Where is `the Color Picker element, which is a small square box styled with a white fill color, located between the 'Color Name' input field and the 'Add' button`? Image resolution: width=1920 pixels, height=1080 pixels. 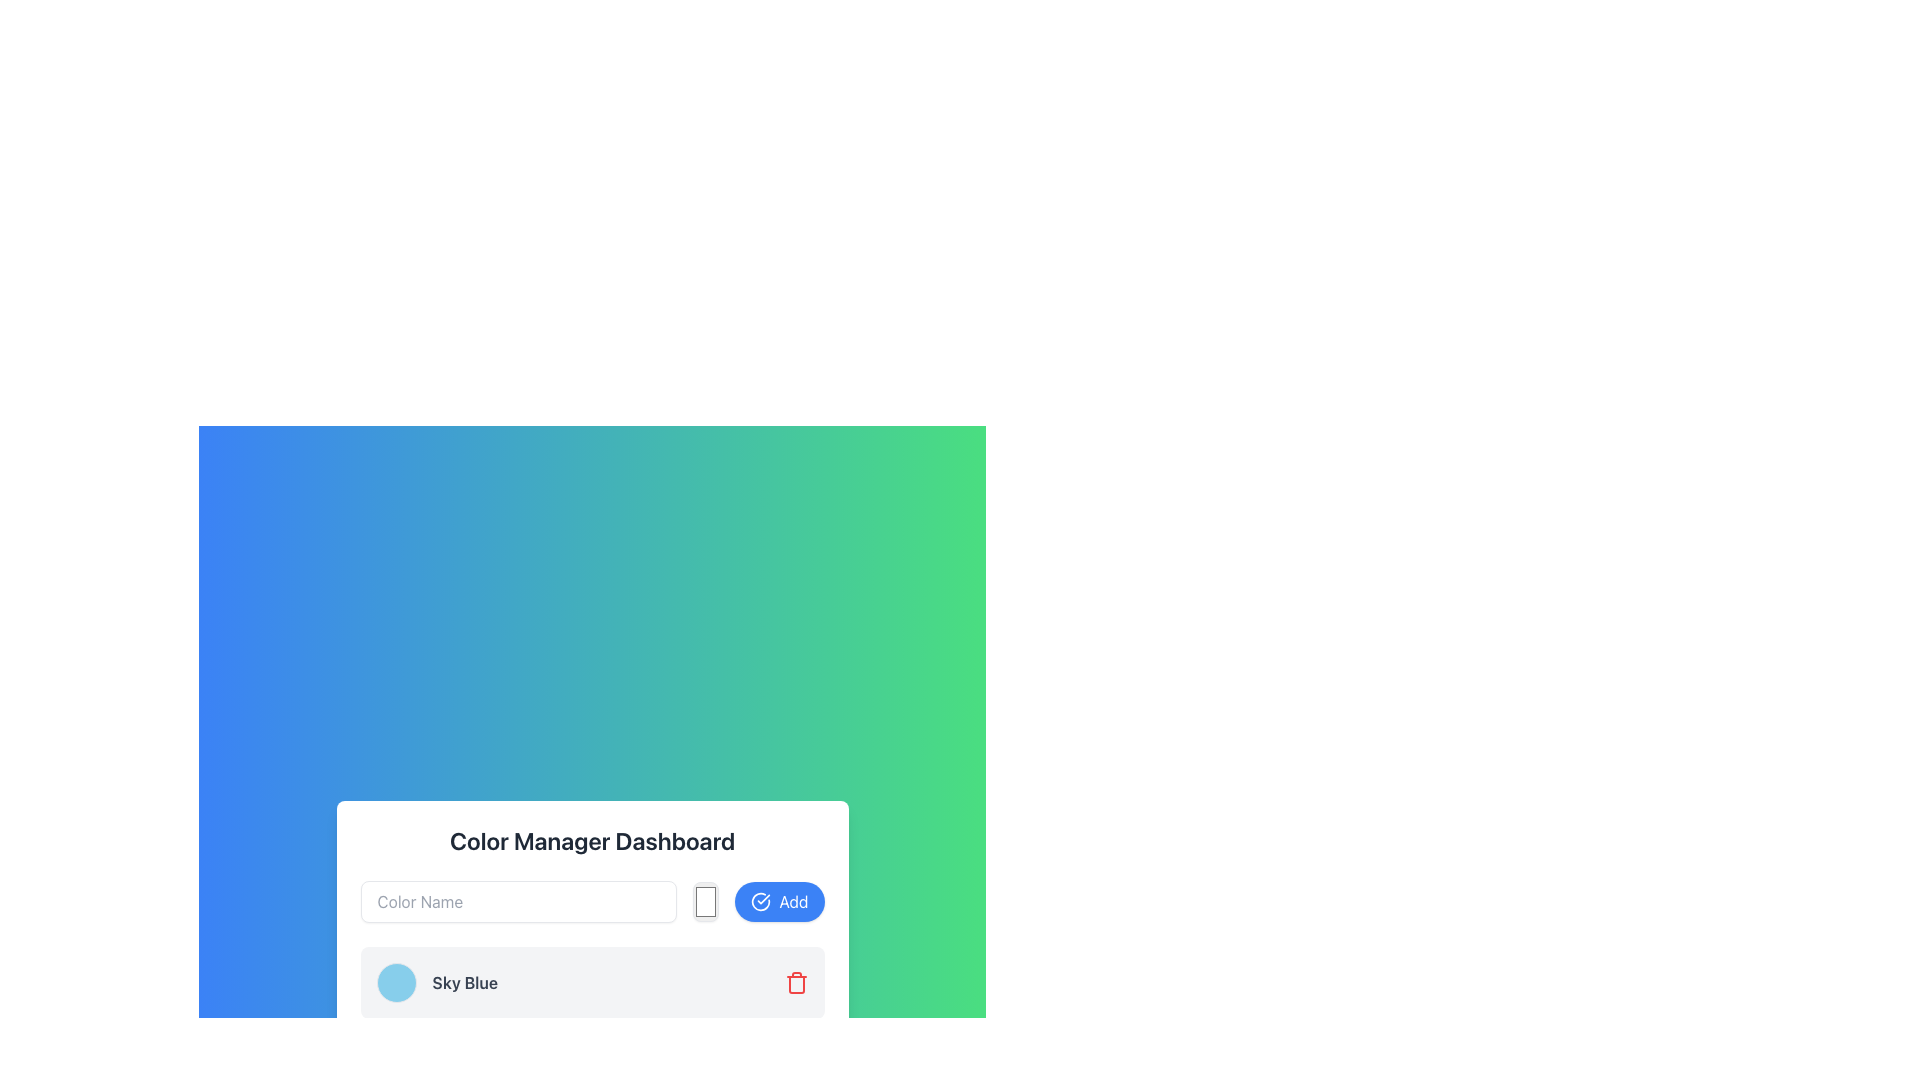 the Color Picker element, which is a small square box styled with a white fill color, located between the 'Color Name' input field and the 'Add' button is located at coordinates (705, 902).